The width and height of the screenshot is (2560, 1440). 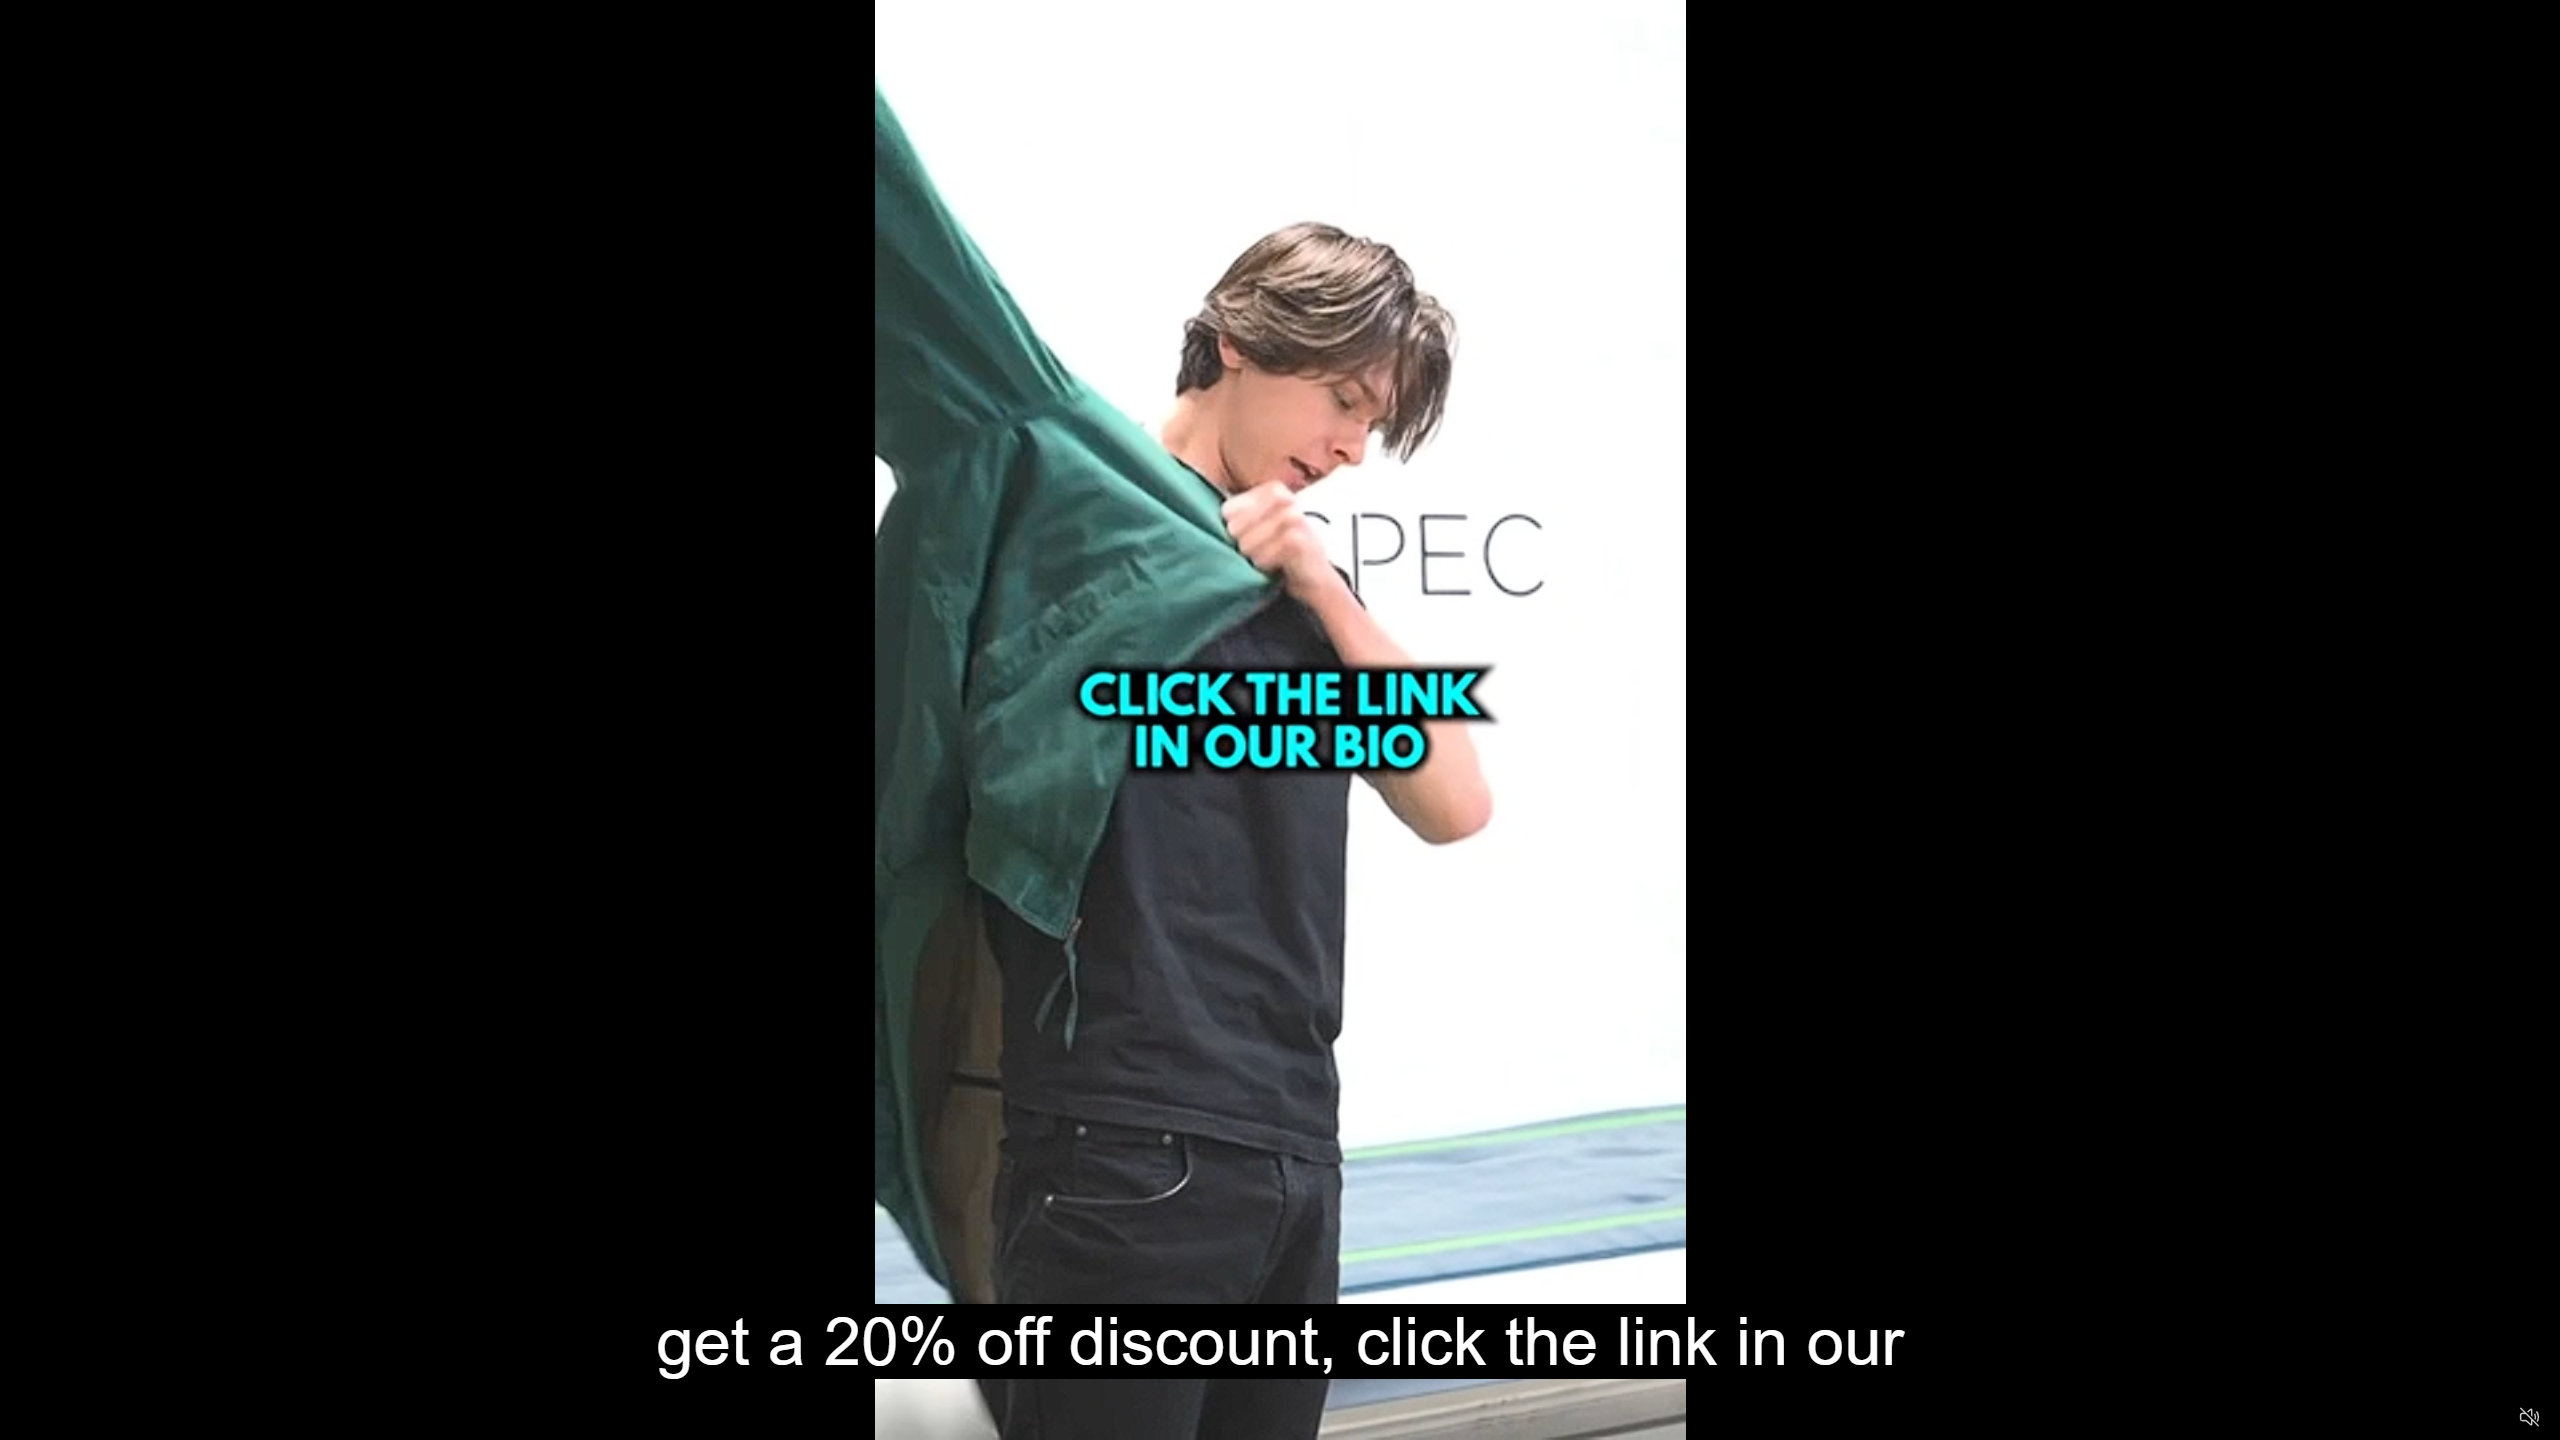 I want to click on 'Non-Fullscreen', so click(x=2491, y=1417).